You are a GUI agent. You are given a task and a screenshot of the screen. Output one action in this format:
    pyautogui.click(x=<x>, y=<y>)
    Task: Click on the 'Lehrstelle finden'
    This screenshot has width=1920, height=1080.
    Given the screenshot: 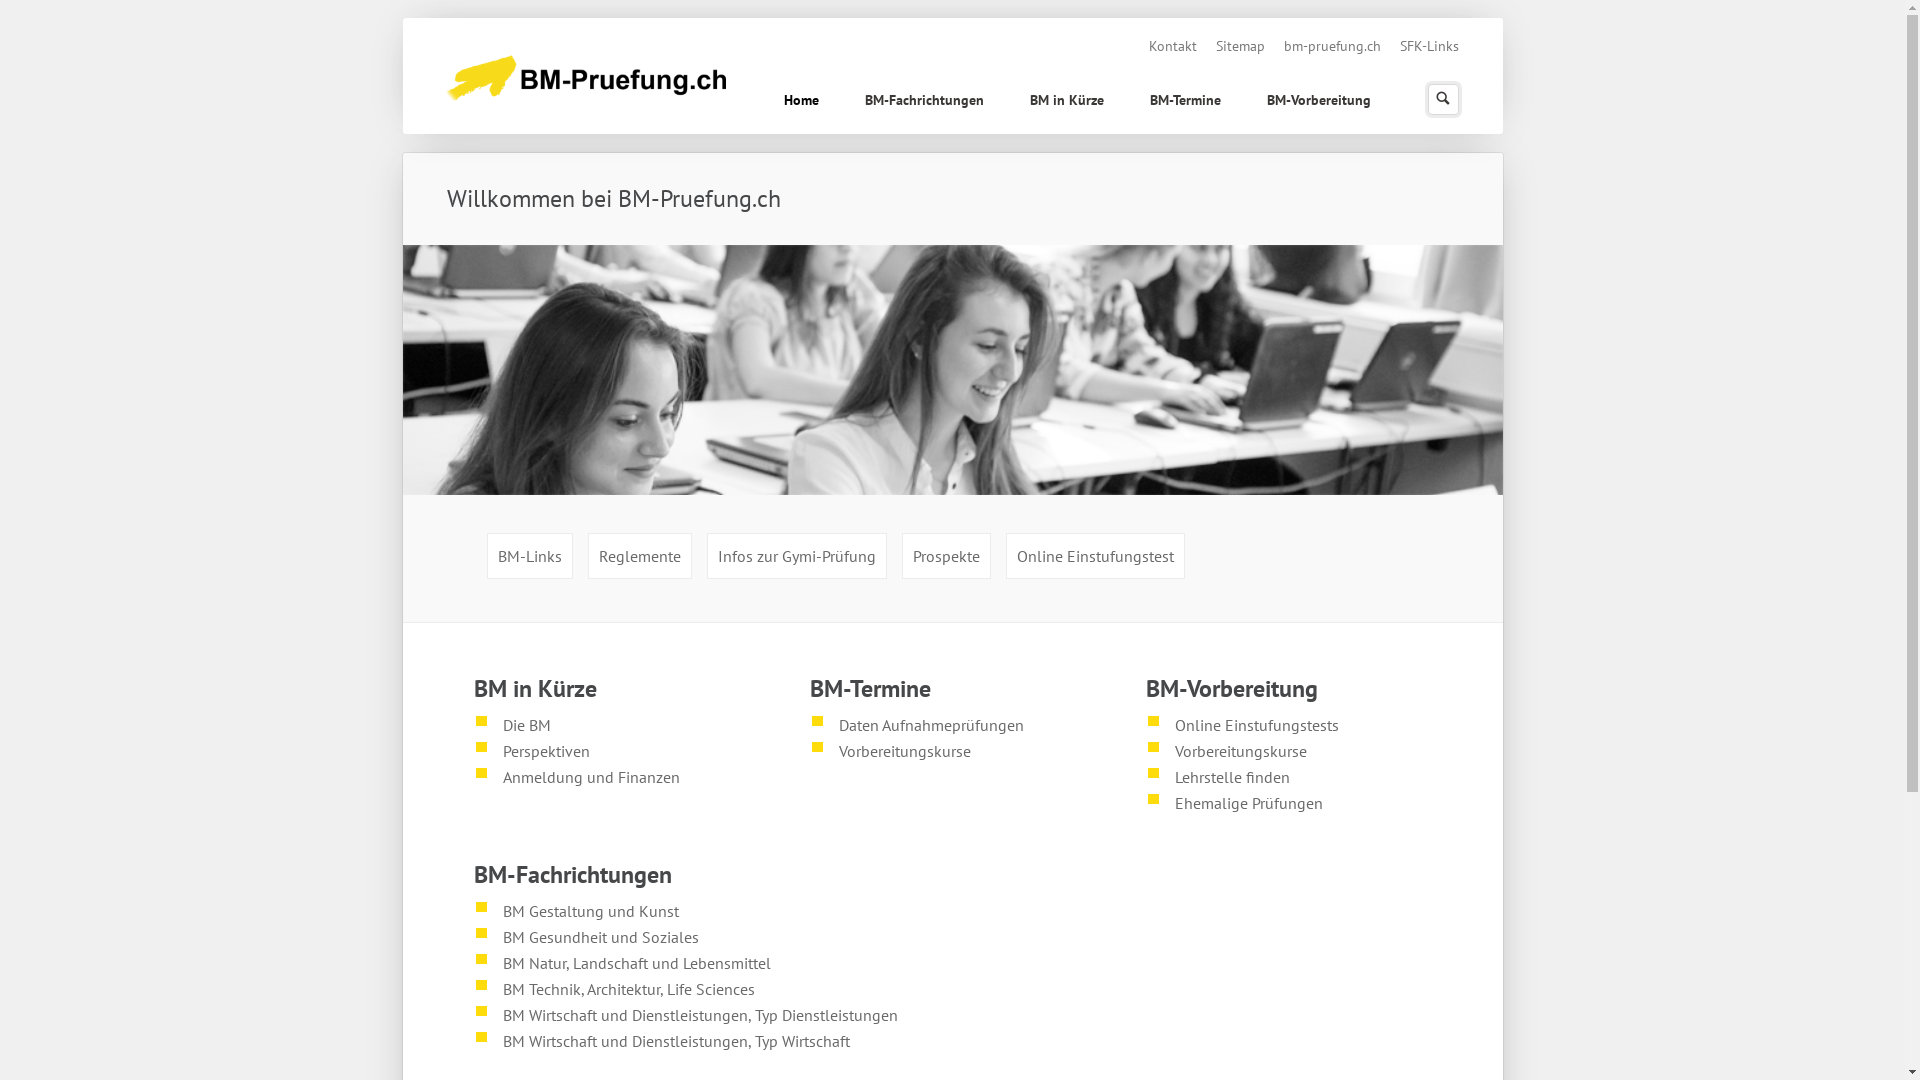 What is the action you would take?
    pyautogui.click(x=1231, y=775)
    